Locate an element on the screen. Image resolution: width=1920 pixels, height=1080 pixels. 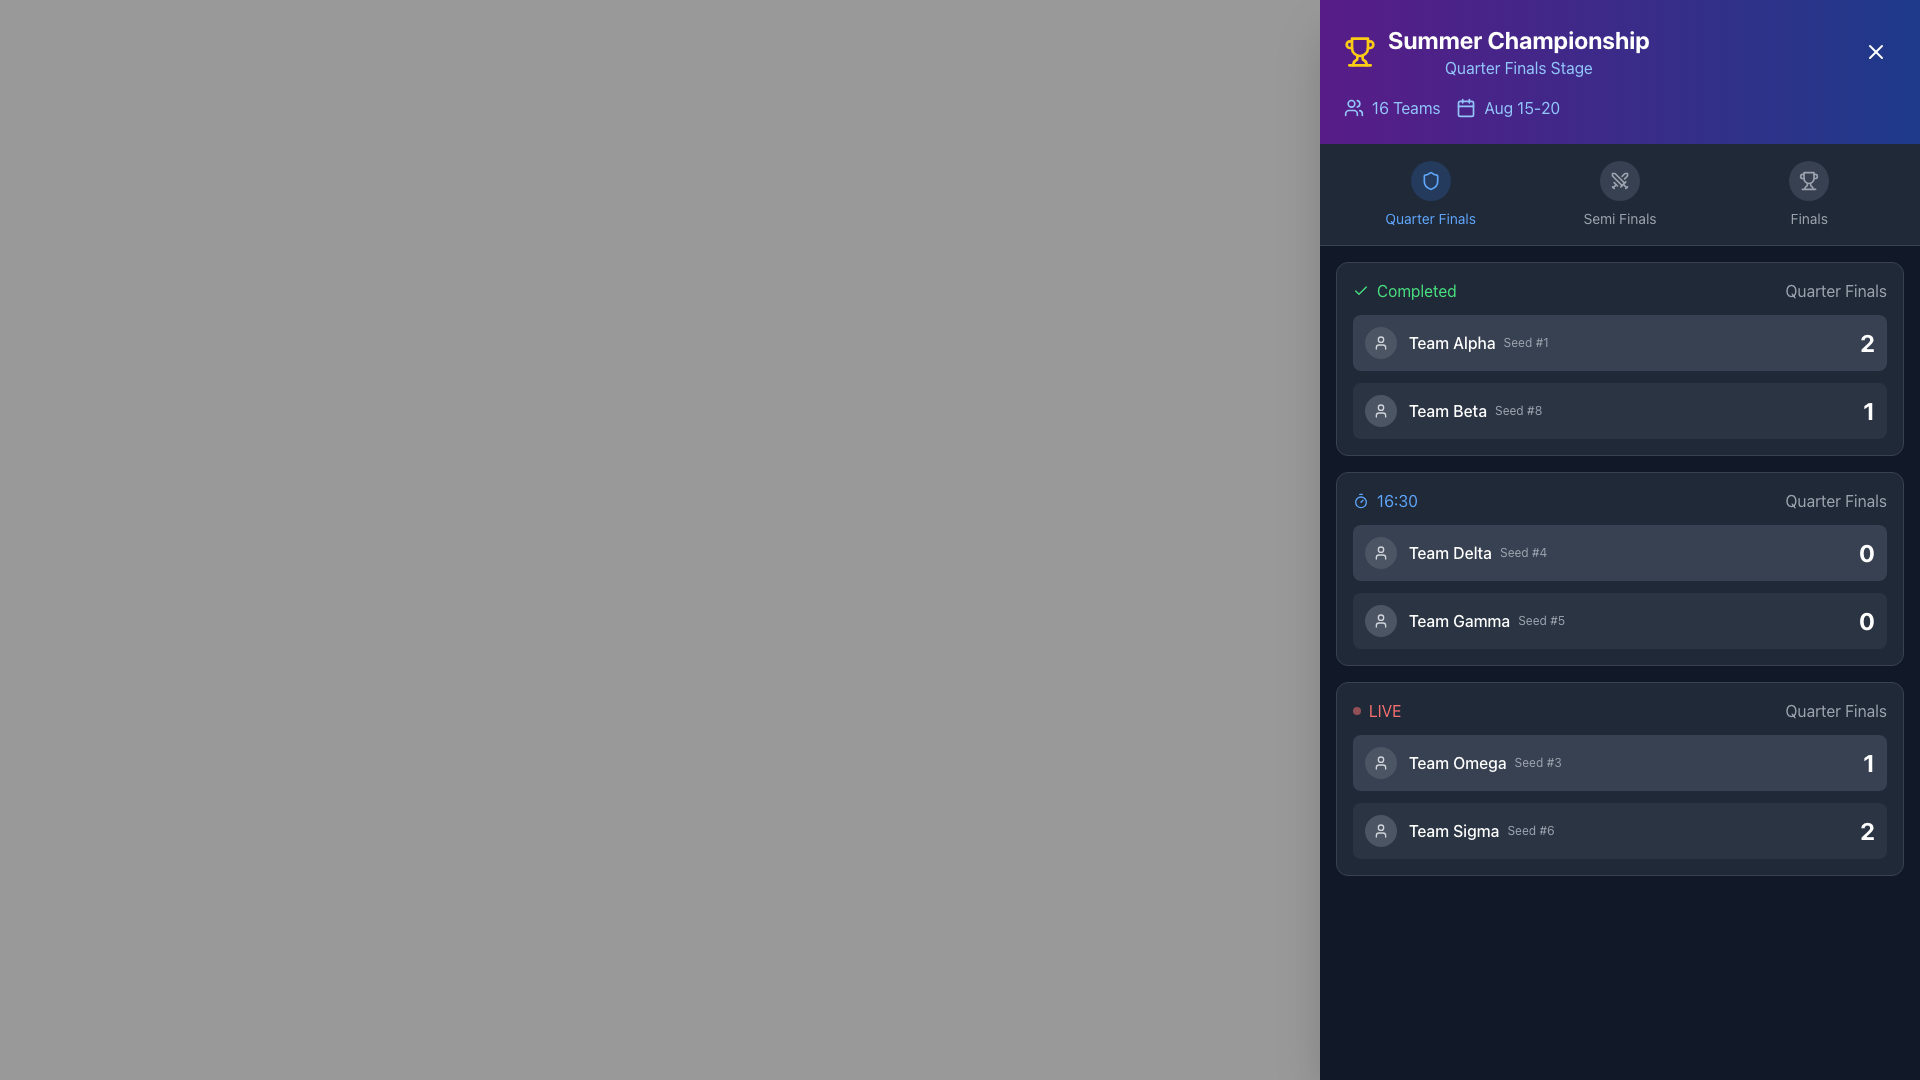
the timer icon that visually represents a scheduled time for an event, positioned to the left of the text '16:30' in the middle section of the interface is located at coordinates (1360, 500).